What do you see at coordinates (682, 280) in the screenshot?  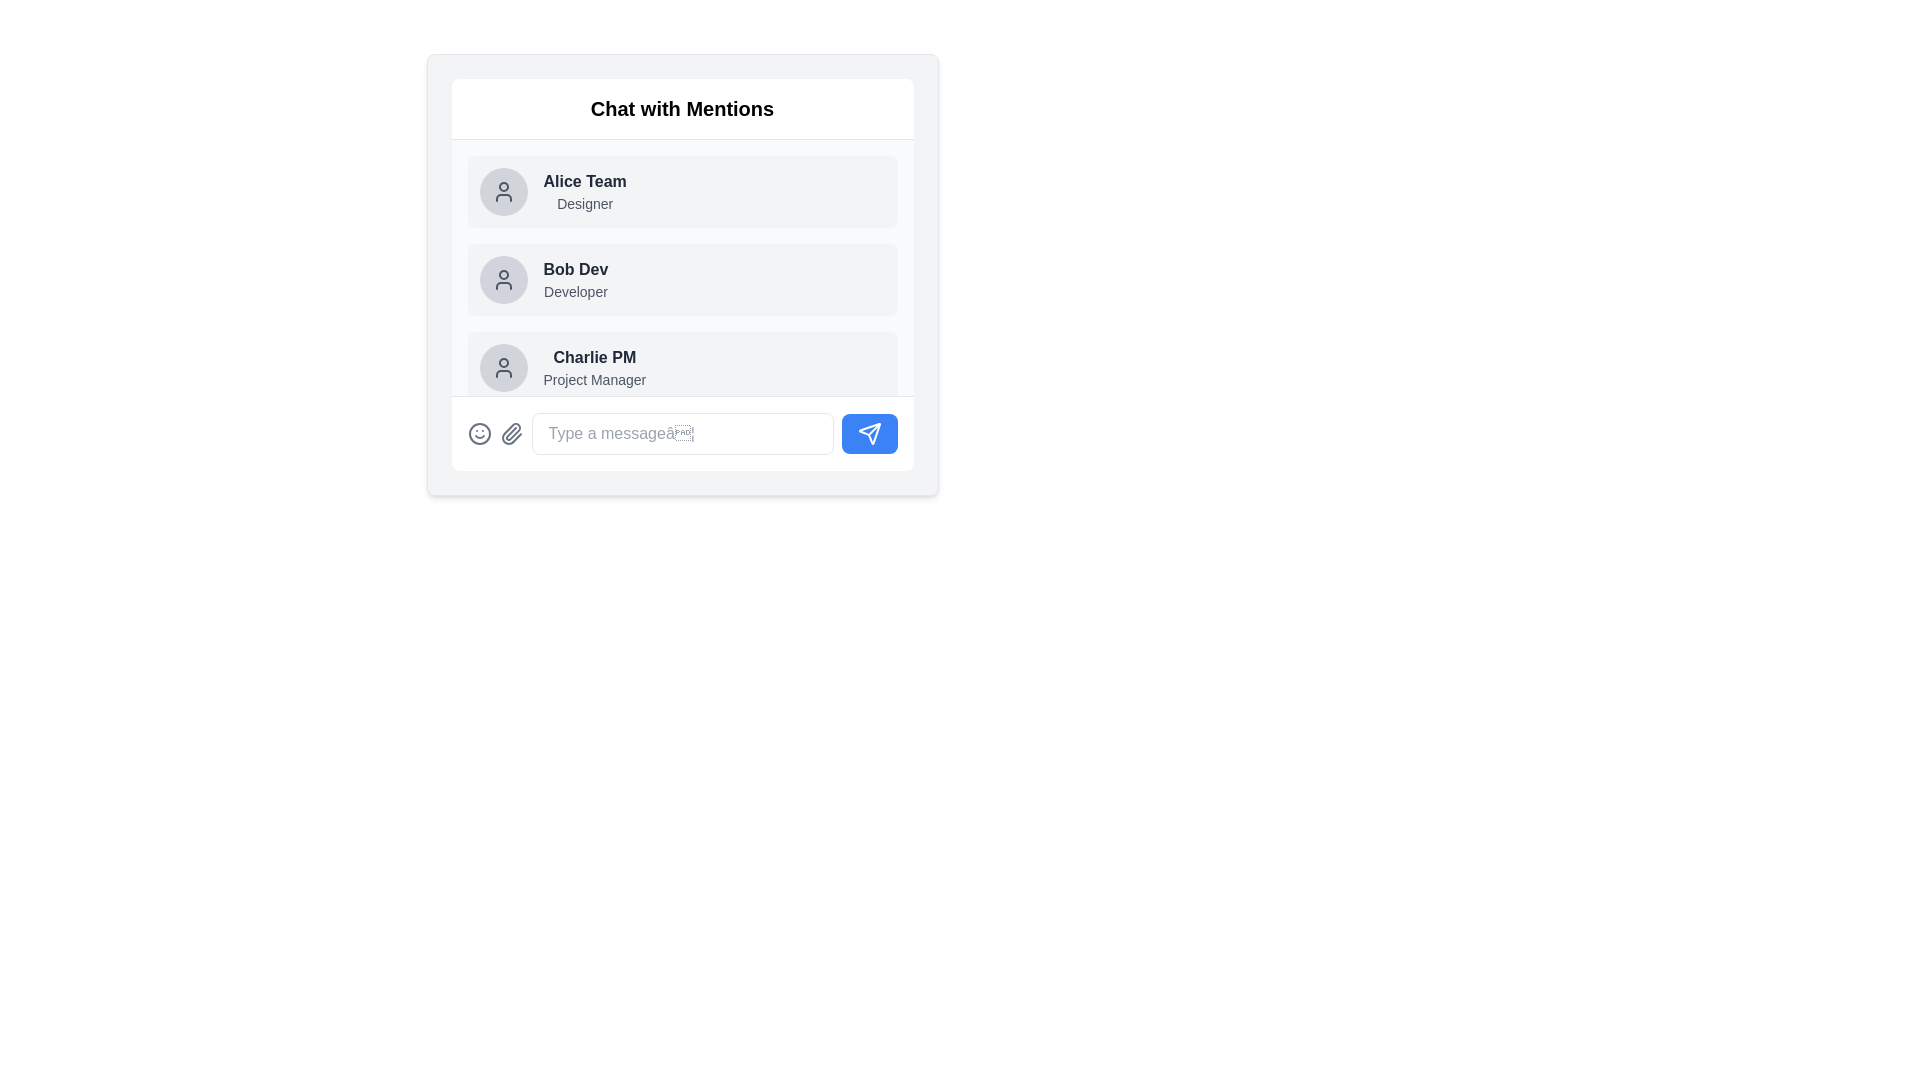 I see `on the list item containing the user 'Bob Dev' with the role 'Developer'` at bounding box center [682, 280].